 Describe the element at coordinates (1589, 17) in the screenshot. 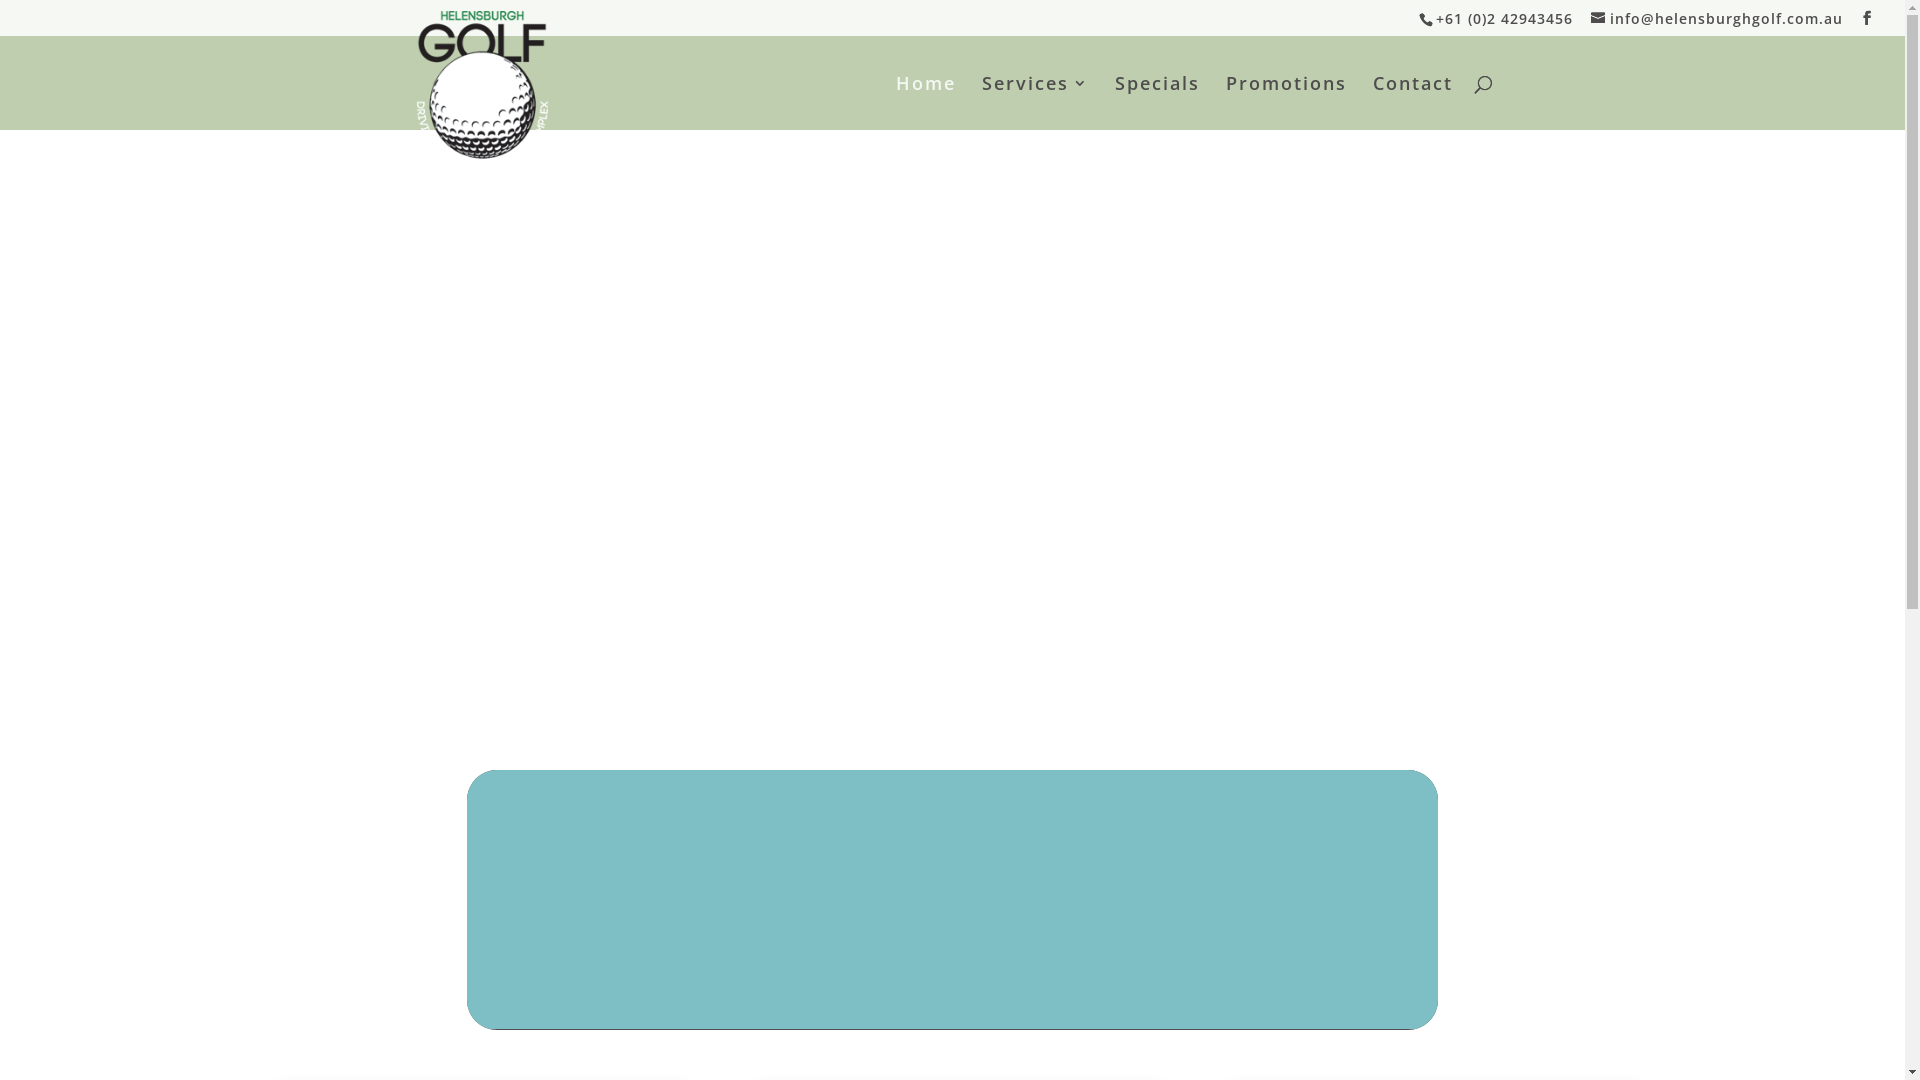

I see `'info@helensburghgolf.com.au'` at that location.